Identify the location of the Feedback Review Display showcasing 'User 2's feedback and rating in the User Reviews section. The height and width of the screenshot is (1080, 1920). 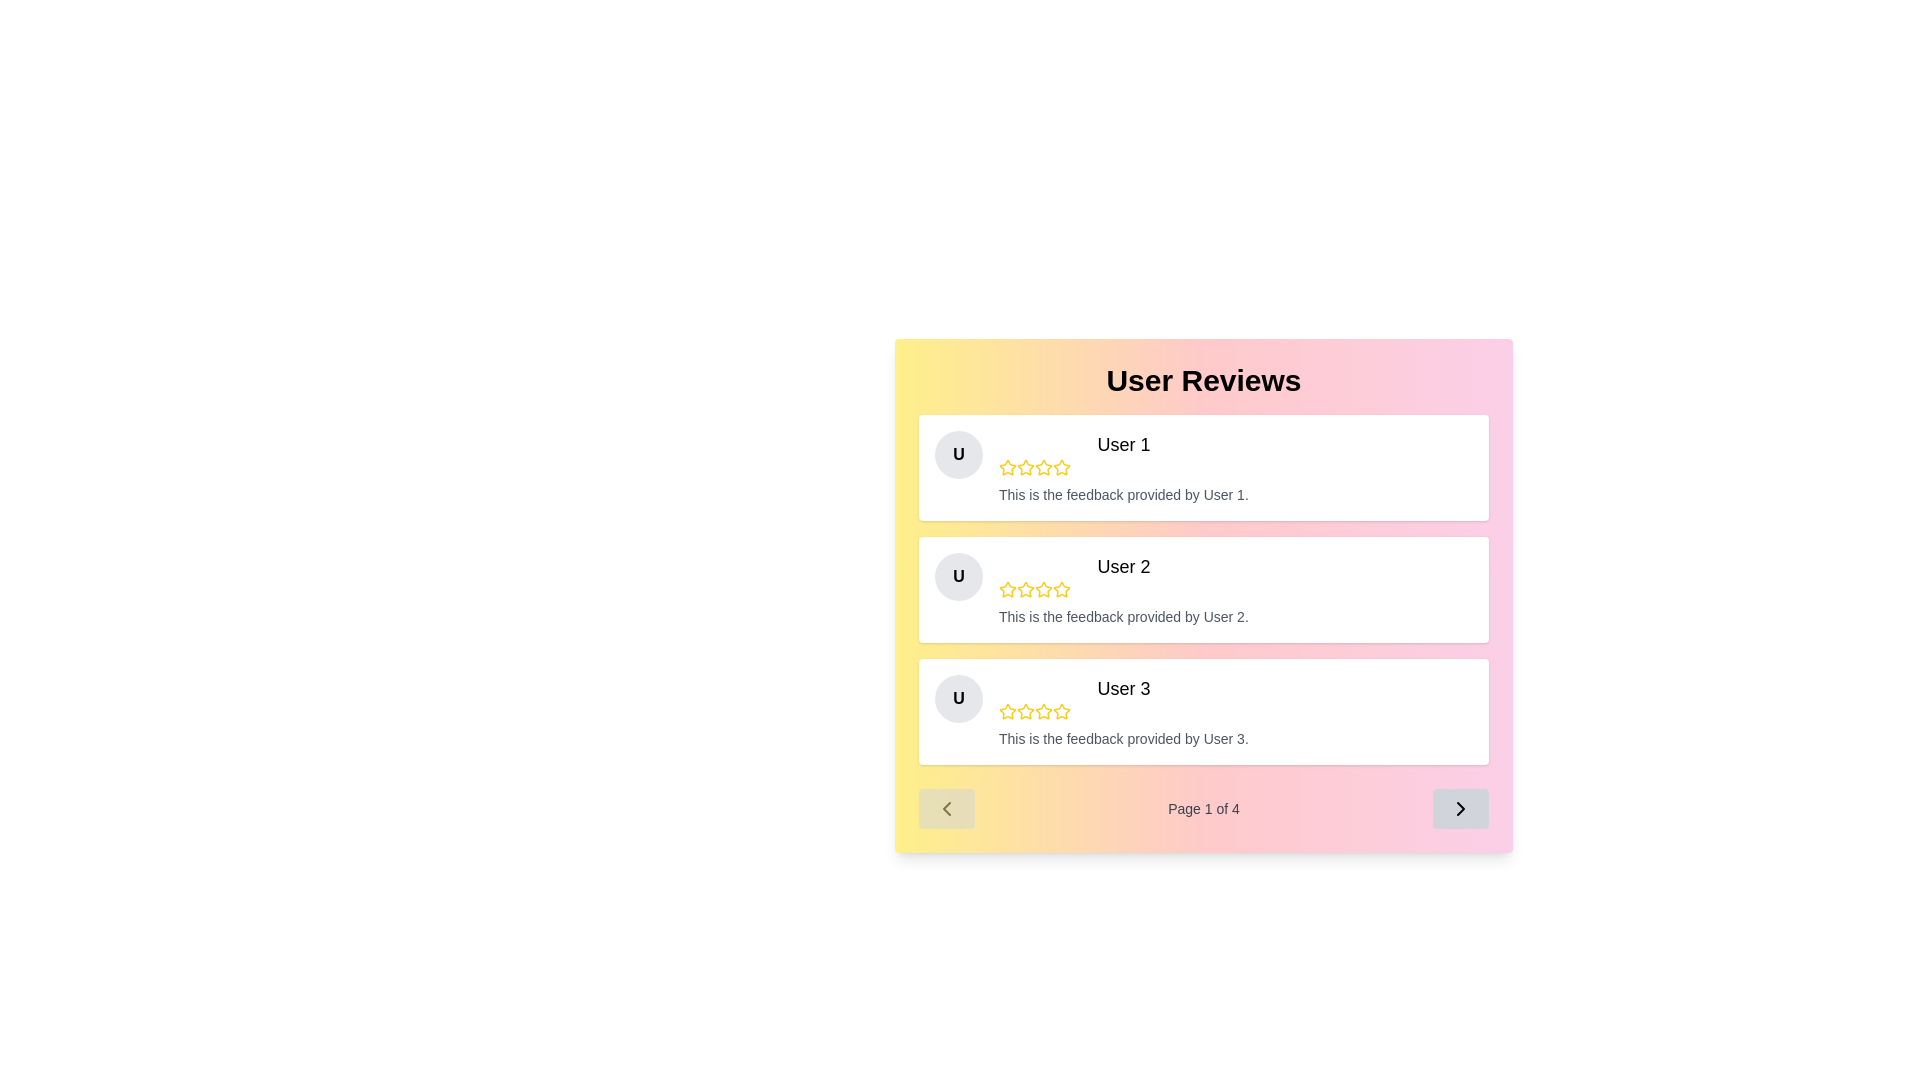
(1123, 589).